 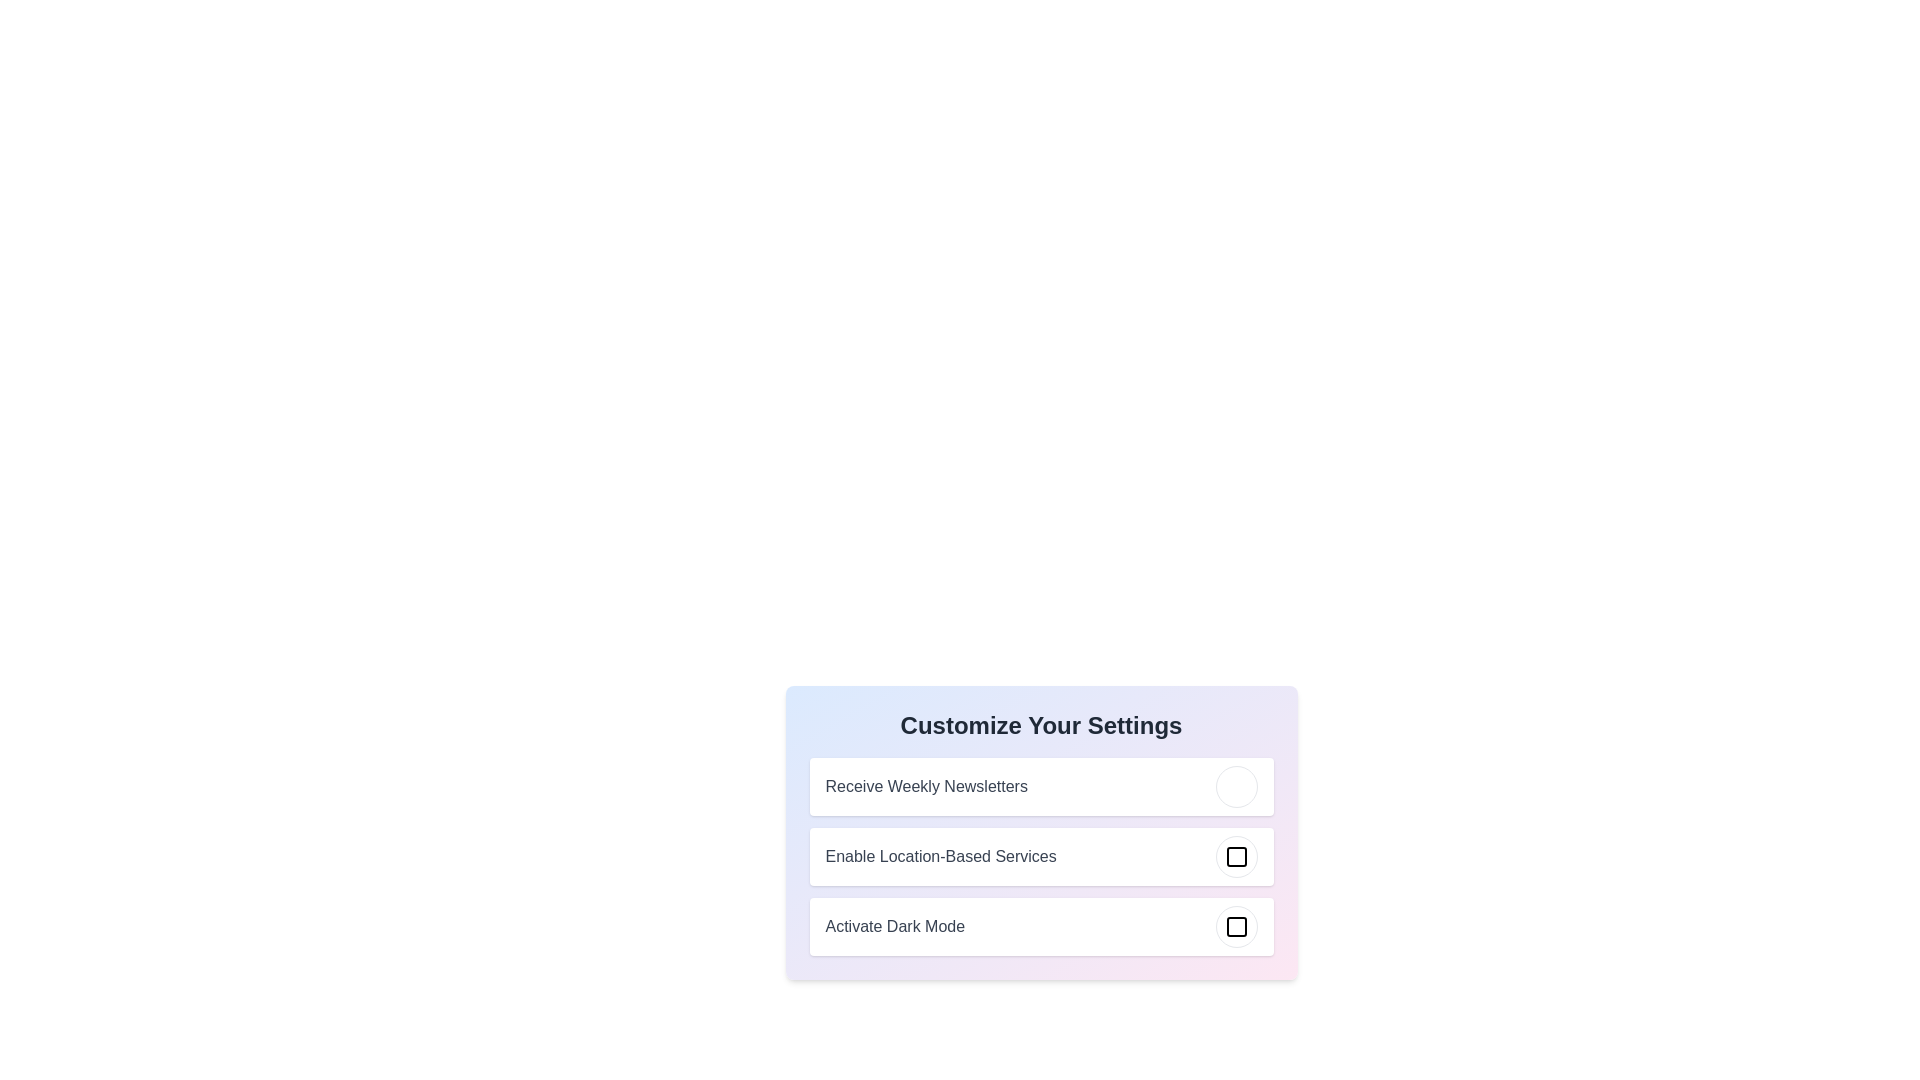 What do you see at coordinates (1235, 785) in the screenshot?
I see `the toggle button located on the right side of the 'Receive Weekly Newsletters' section in the settings panel` at bounding box center [1235, 785].